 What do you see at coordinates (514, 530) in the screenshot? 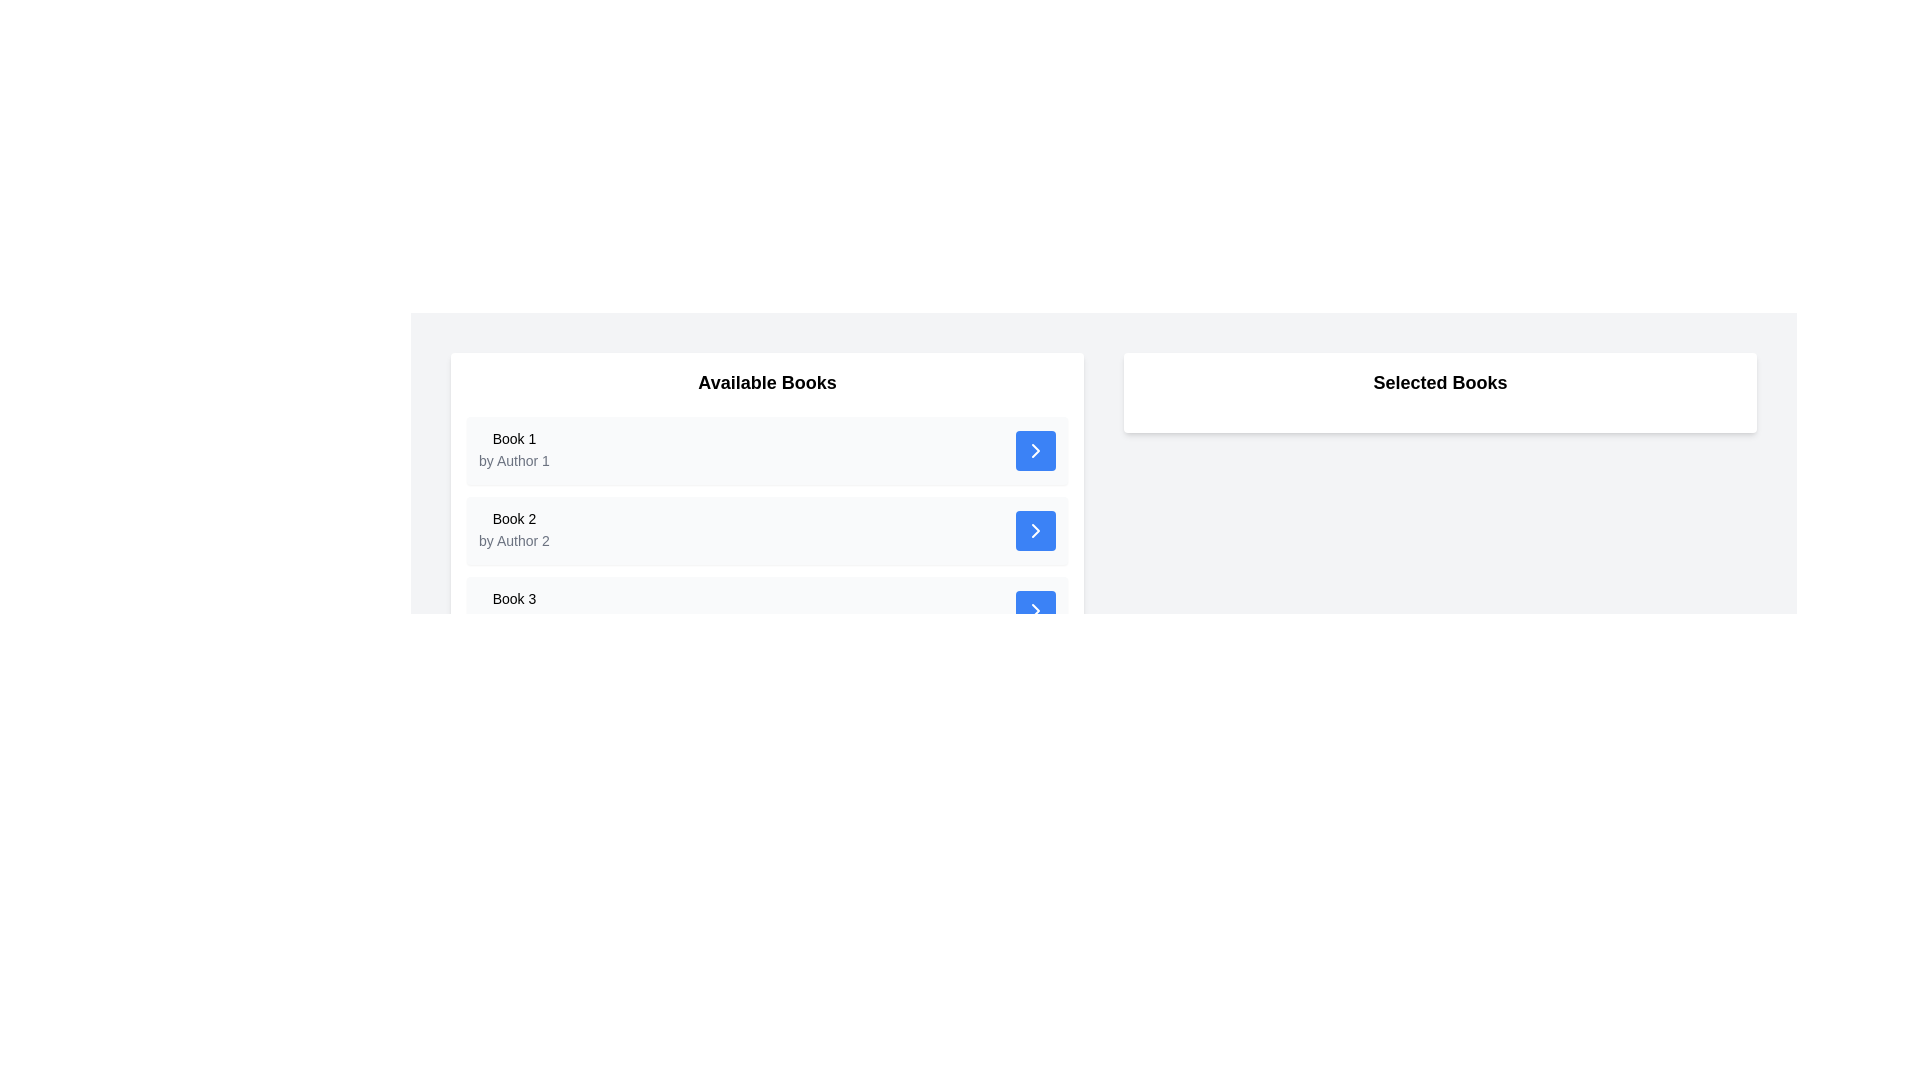
I see `the second book entry in the 'Available Books' section, which includes the title and author information` at bounding box center [514, 530].